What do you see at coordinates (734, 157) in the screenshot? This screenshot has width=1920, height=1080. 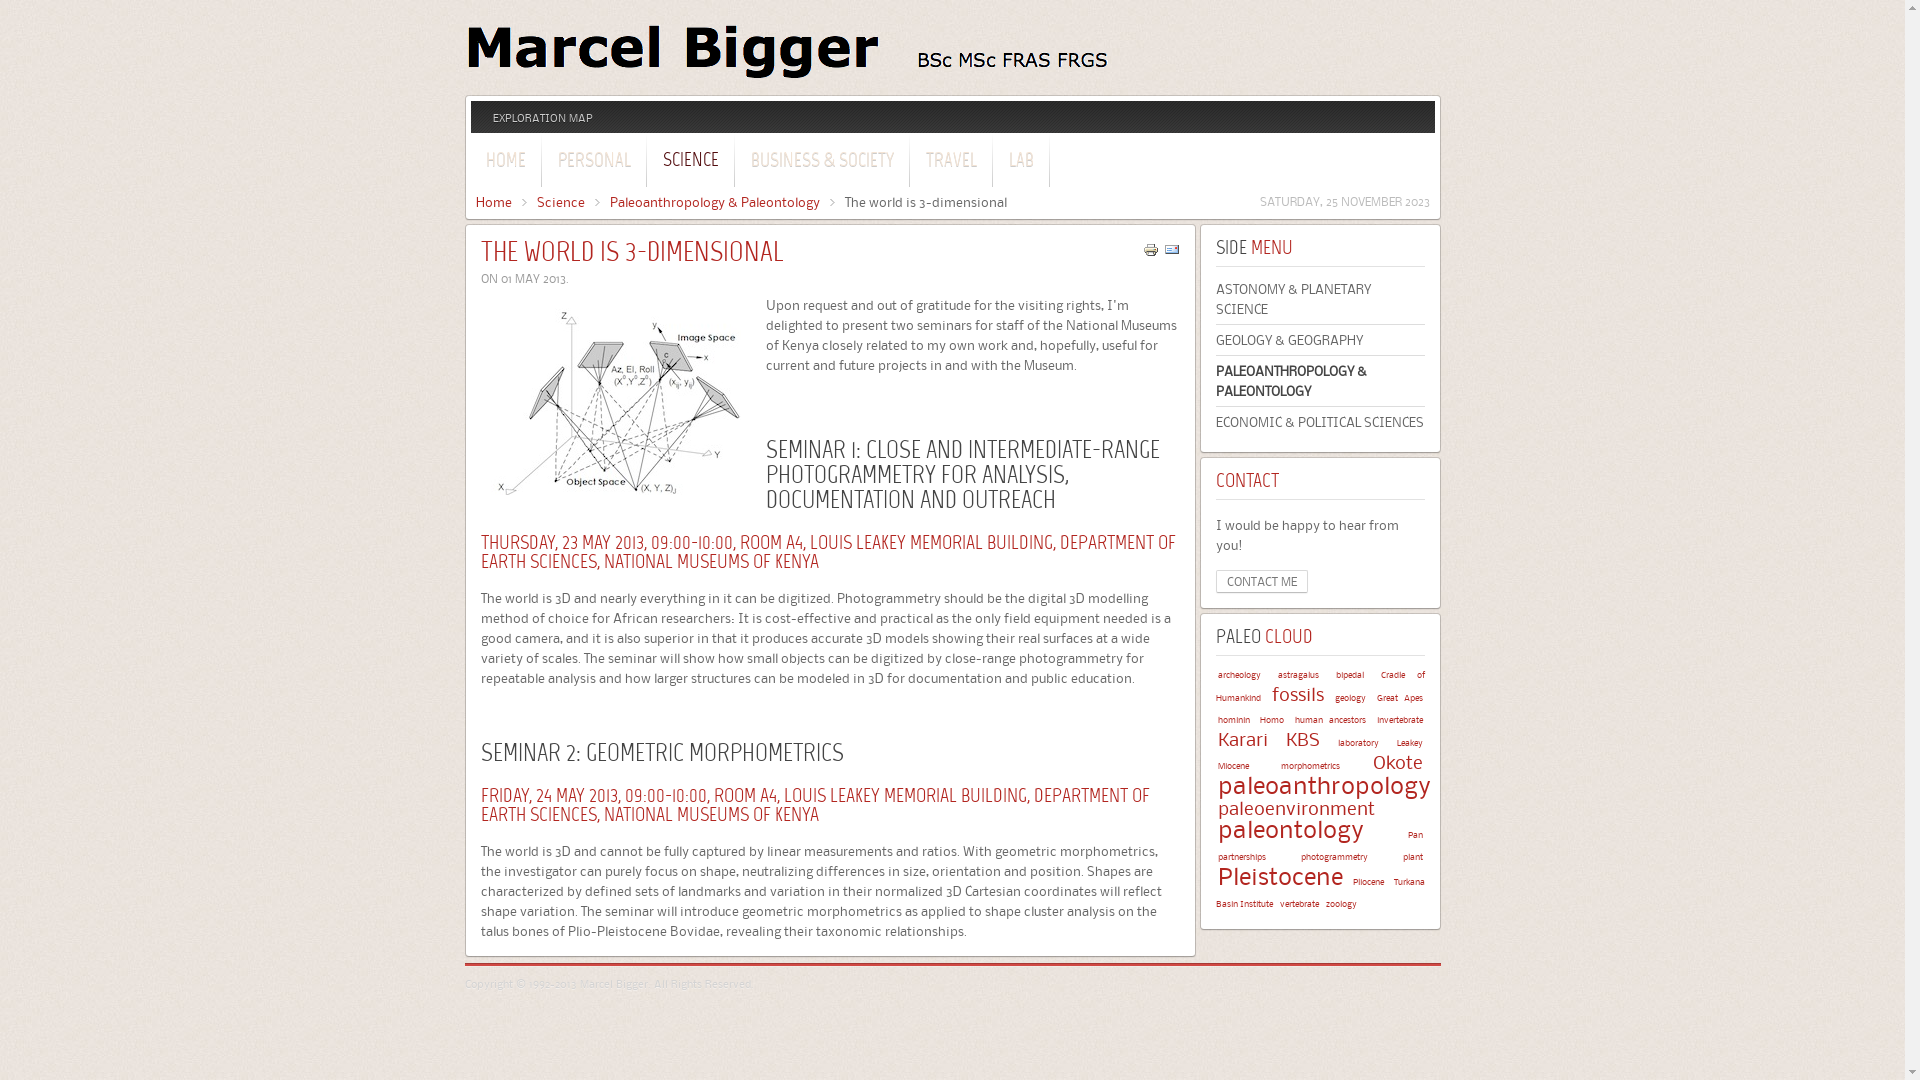 I see `'BUSINESS & SOCIETY'` at bounding box center [734, 157].